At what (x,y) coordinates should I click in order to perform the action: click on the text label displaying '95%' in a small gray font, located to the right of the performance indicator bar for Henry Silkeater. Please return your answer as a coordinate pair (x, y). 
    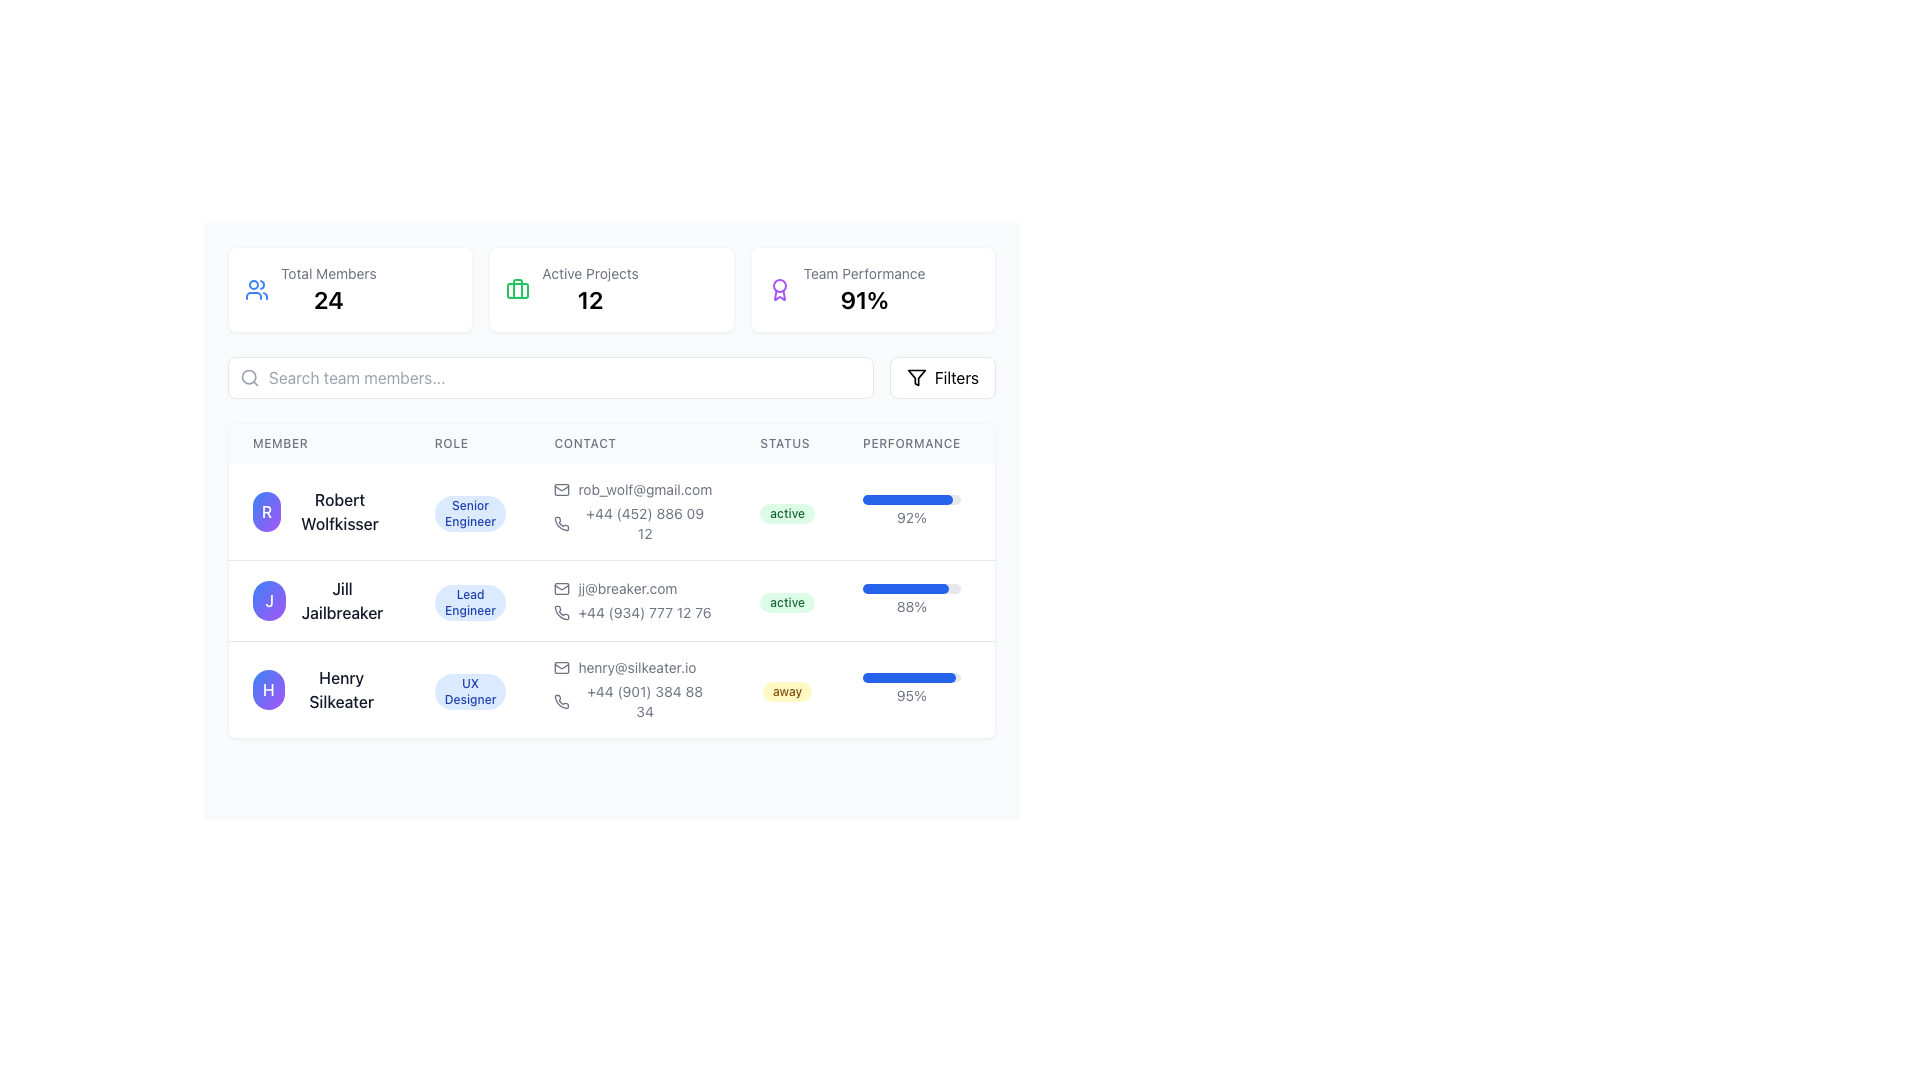
    Looking at the image, I should click on (911, 694).